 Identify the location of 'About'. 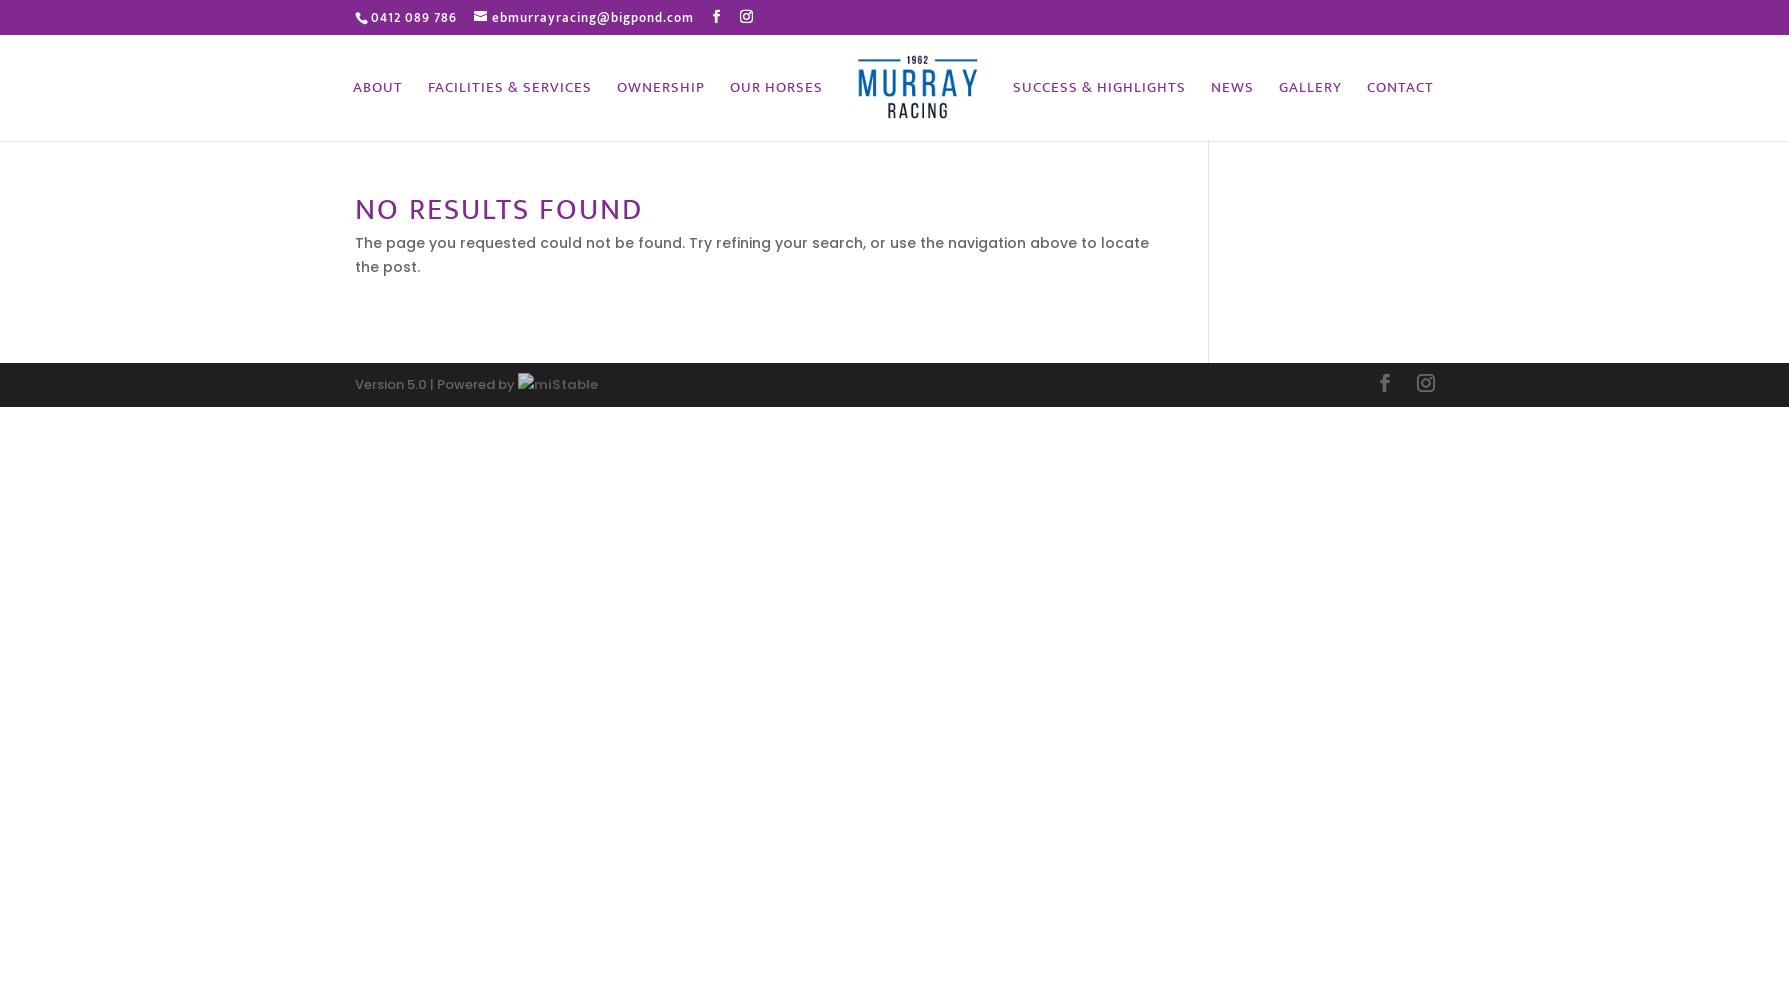
(377, 85).